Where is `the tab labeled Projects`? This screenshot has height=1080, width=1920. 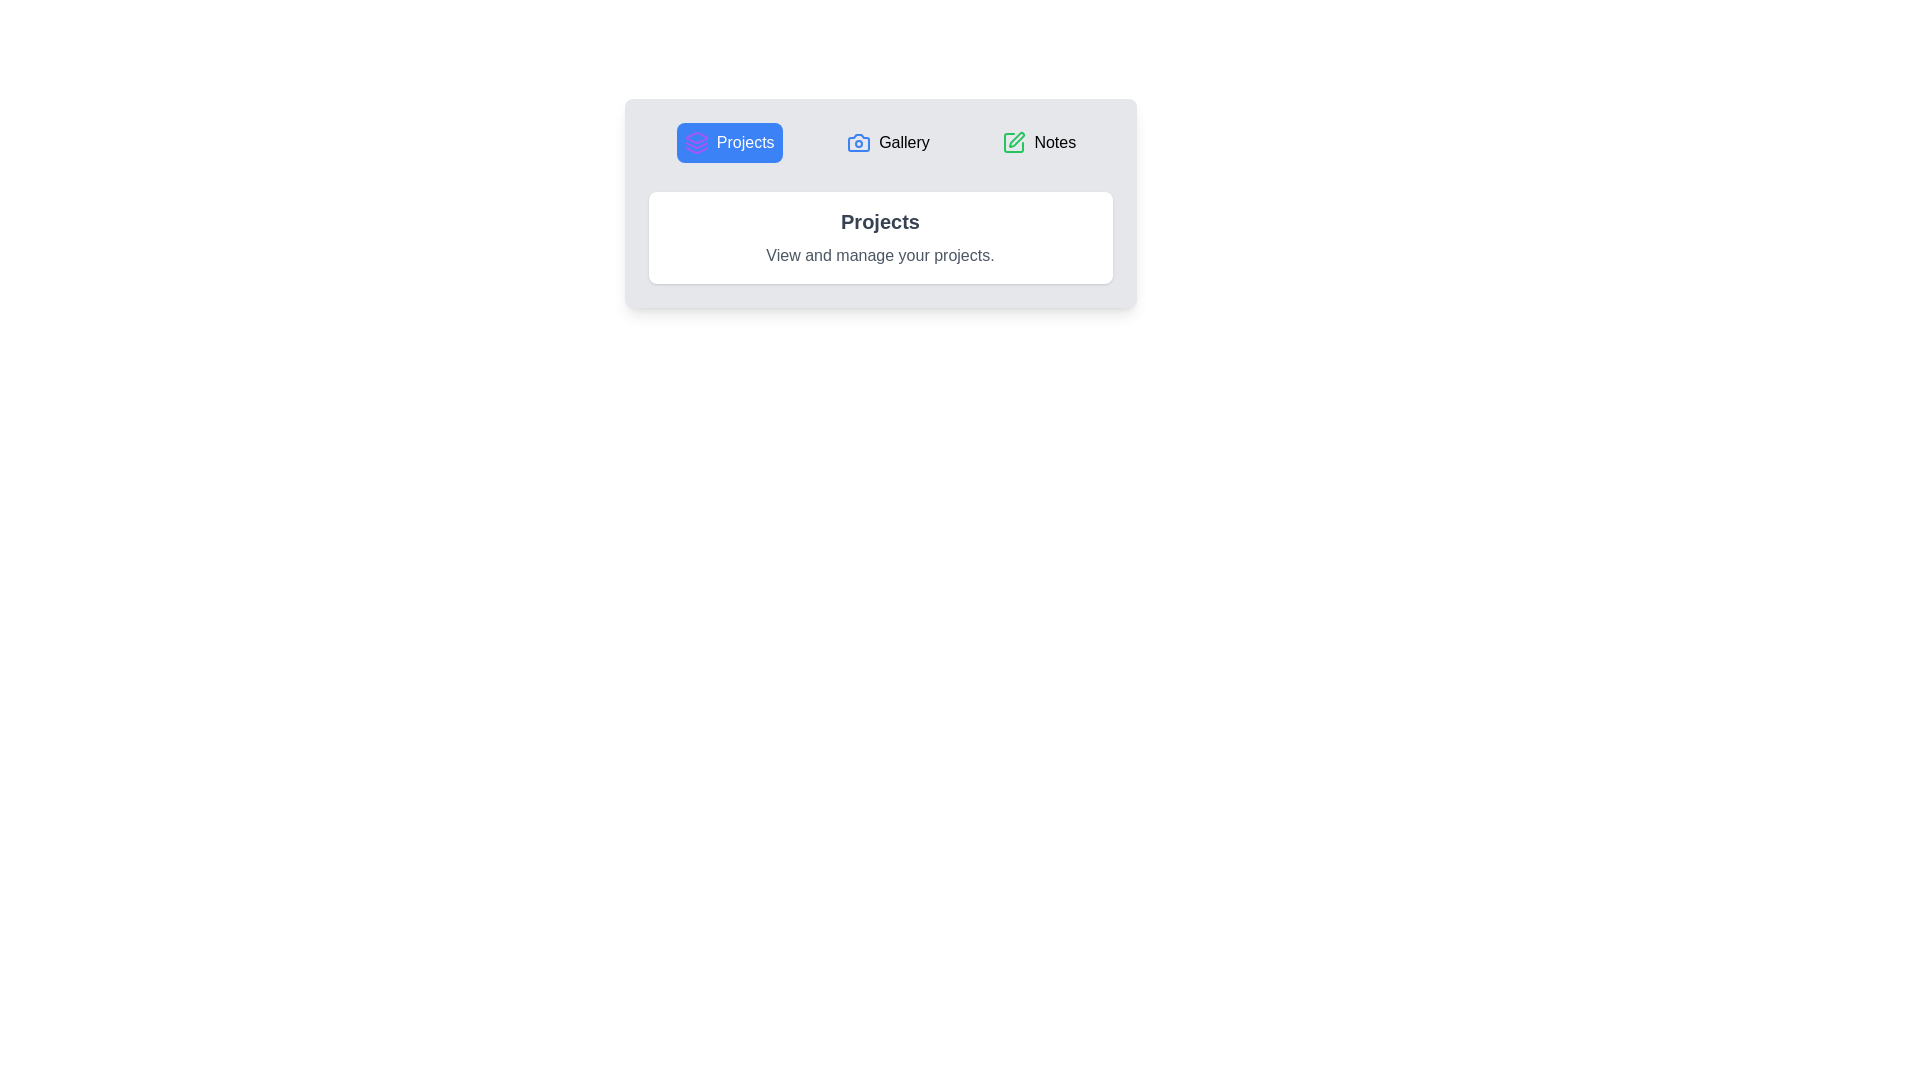 the tab labeled Projects is located at coordinates (728, 141).